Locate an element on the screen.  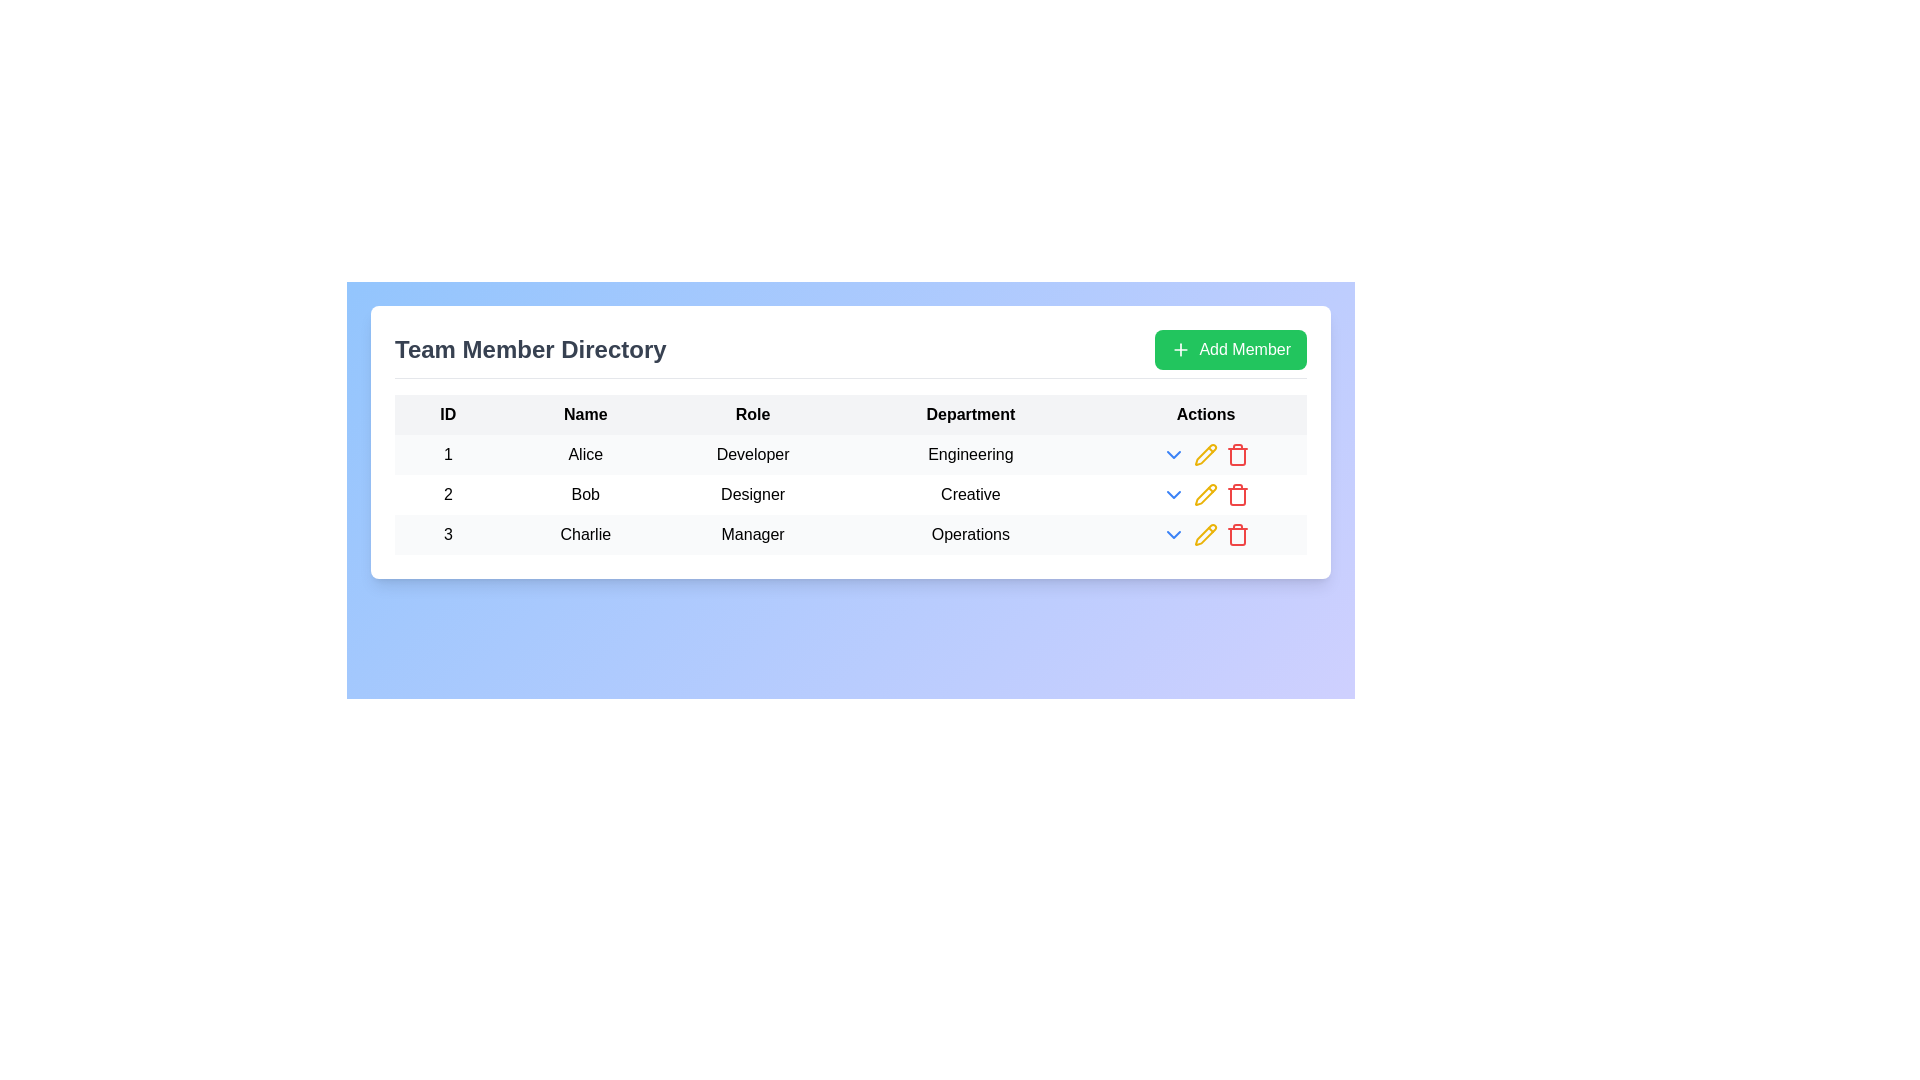
the text label representing the department name in the fourth column of the row containing '3', 'Charlie', and 'Manager' is located at coordinates (970, 534).